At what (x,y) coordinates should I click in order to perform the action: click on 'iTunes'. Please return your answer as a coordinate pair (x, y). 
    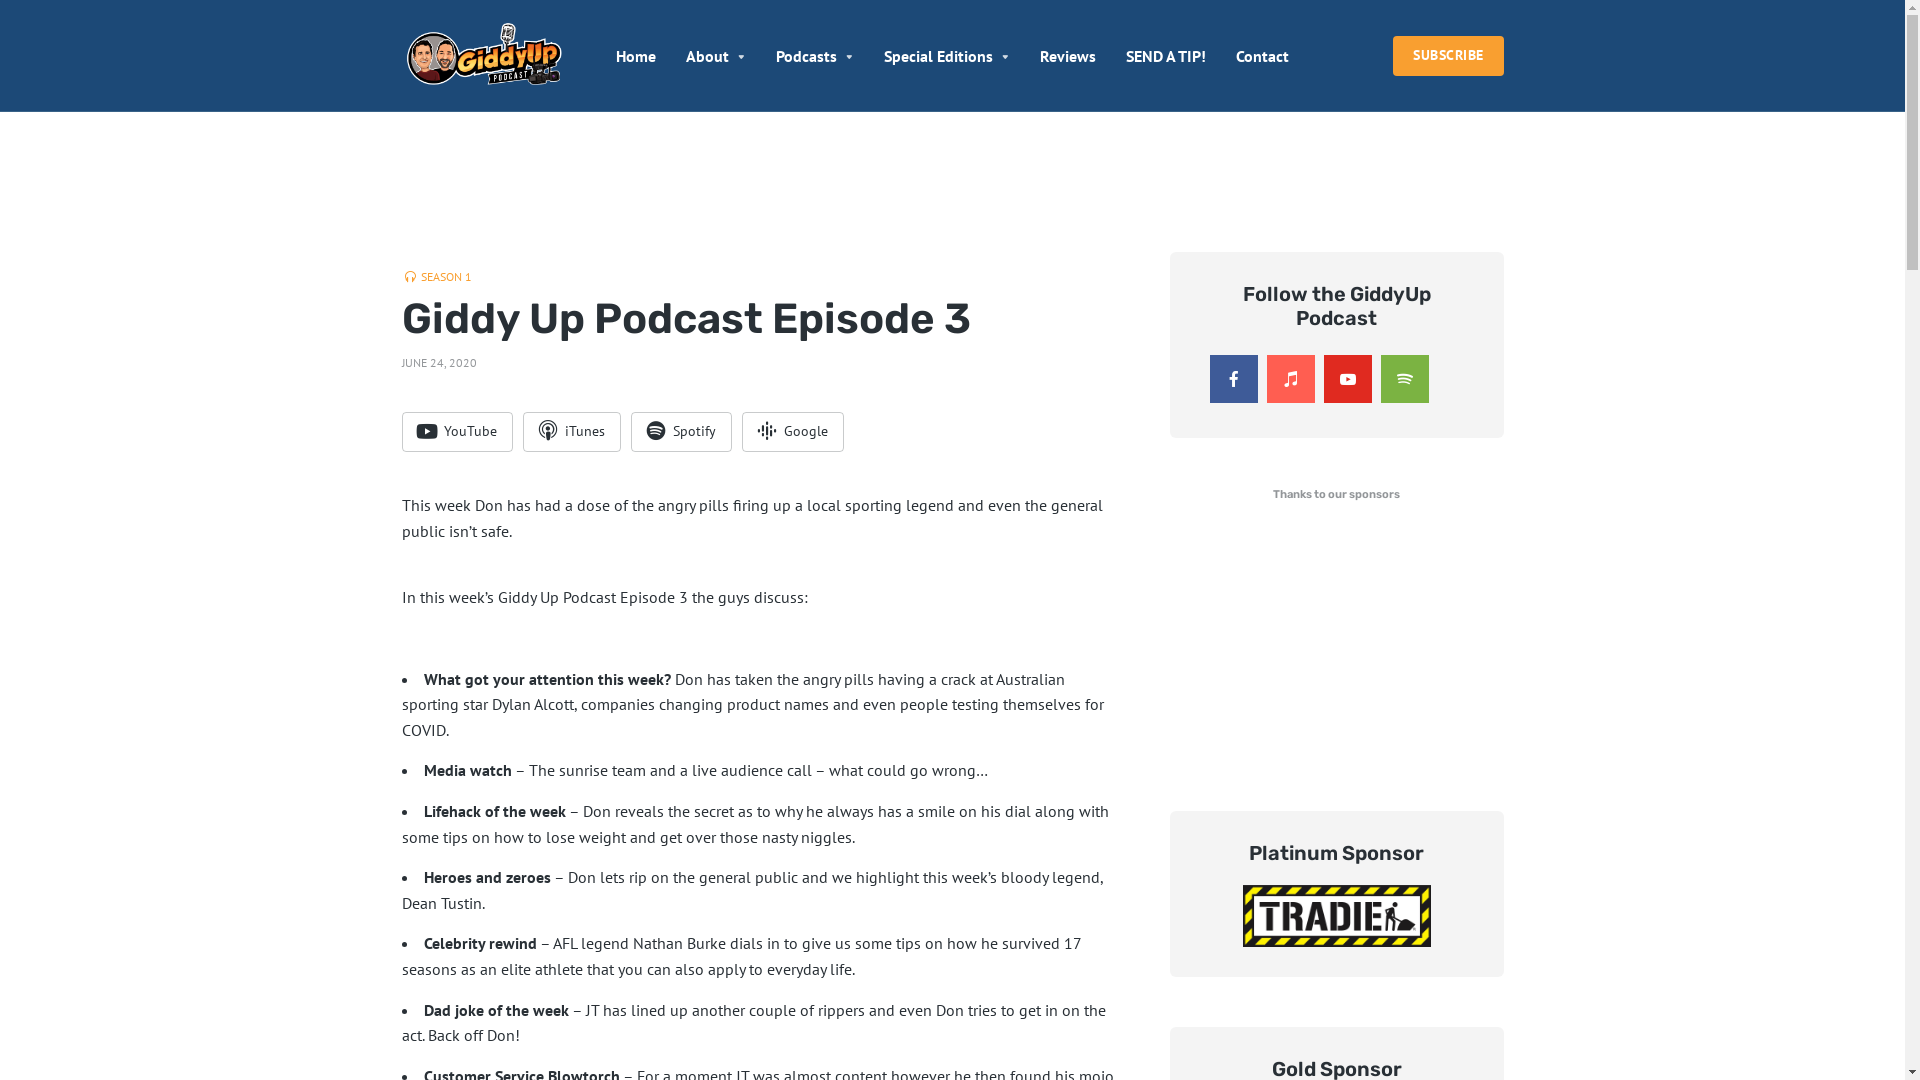
    Looking at the image, I should click on (570, 431).